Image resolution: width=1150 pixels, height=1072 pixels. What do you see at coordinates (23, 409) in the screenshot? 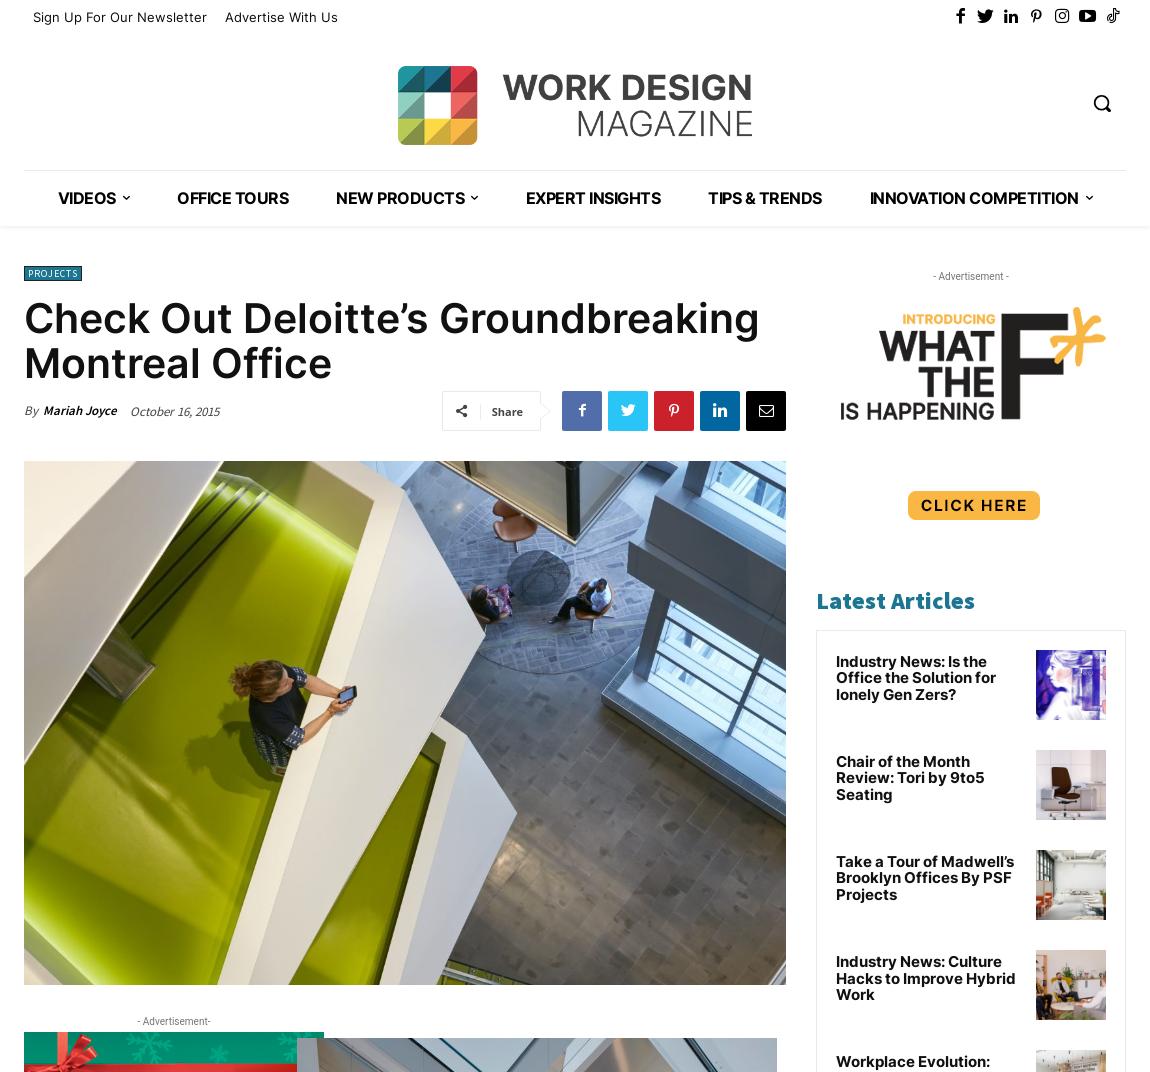
I see `'By'` at bounding box center [23, 409].